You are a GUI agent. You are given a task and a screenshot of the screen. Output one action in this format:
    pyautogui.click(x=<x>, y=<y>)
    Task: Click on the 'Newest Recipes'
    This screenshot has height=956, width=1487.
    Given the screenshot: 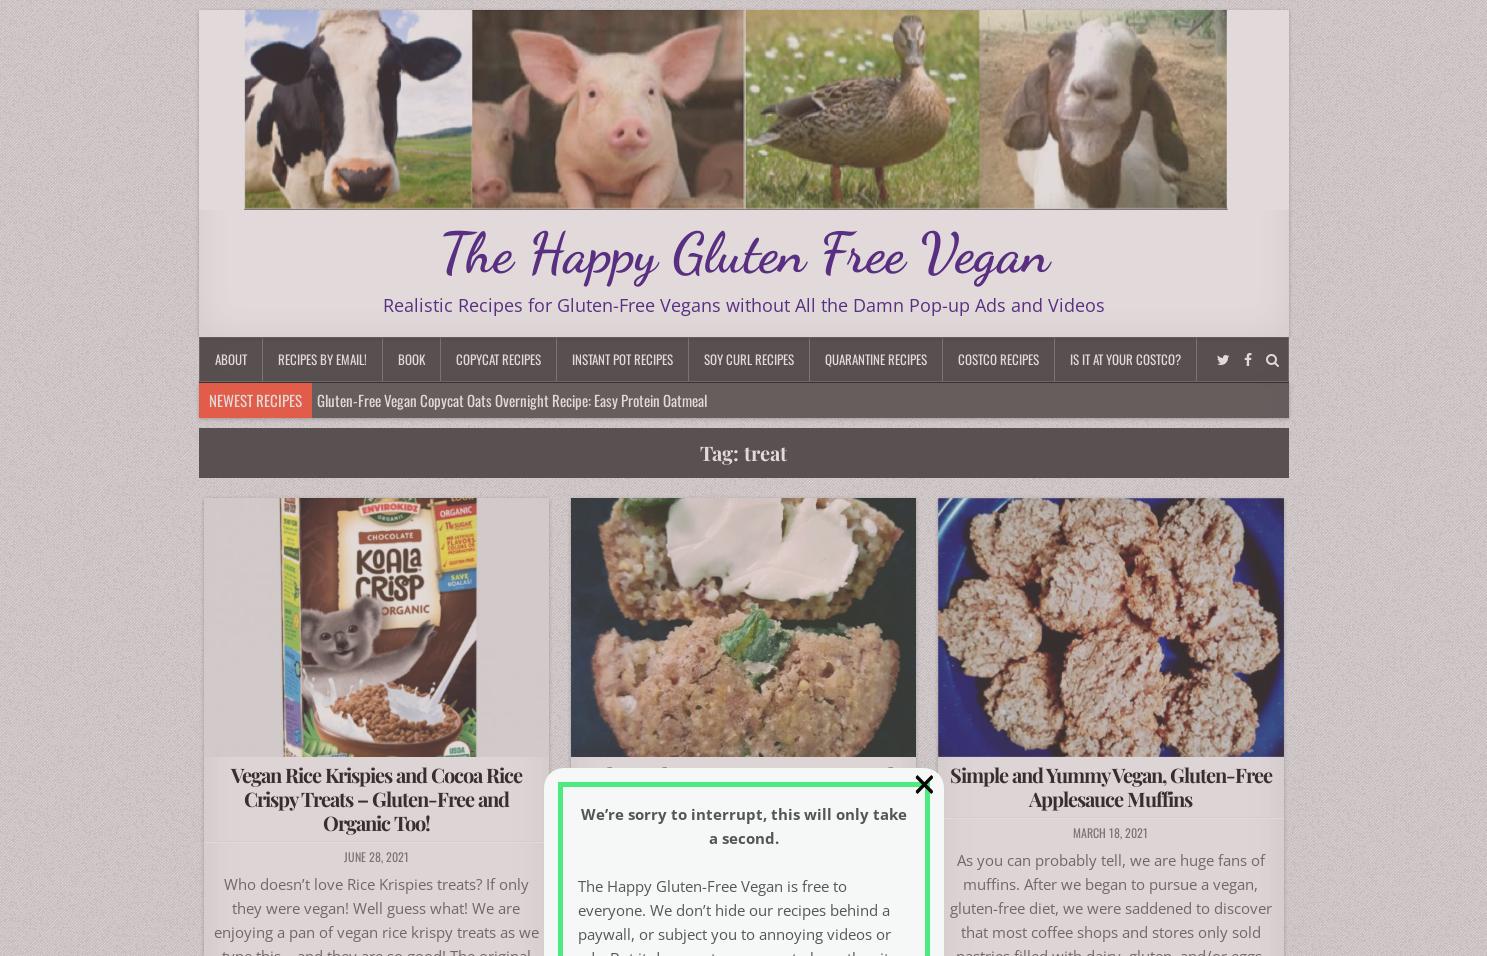 What is the action you would take?
    pyautogui.click(x=254, y=399)
    